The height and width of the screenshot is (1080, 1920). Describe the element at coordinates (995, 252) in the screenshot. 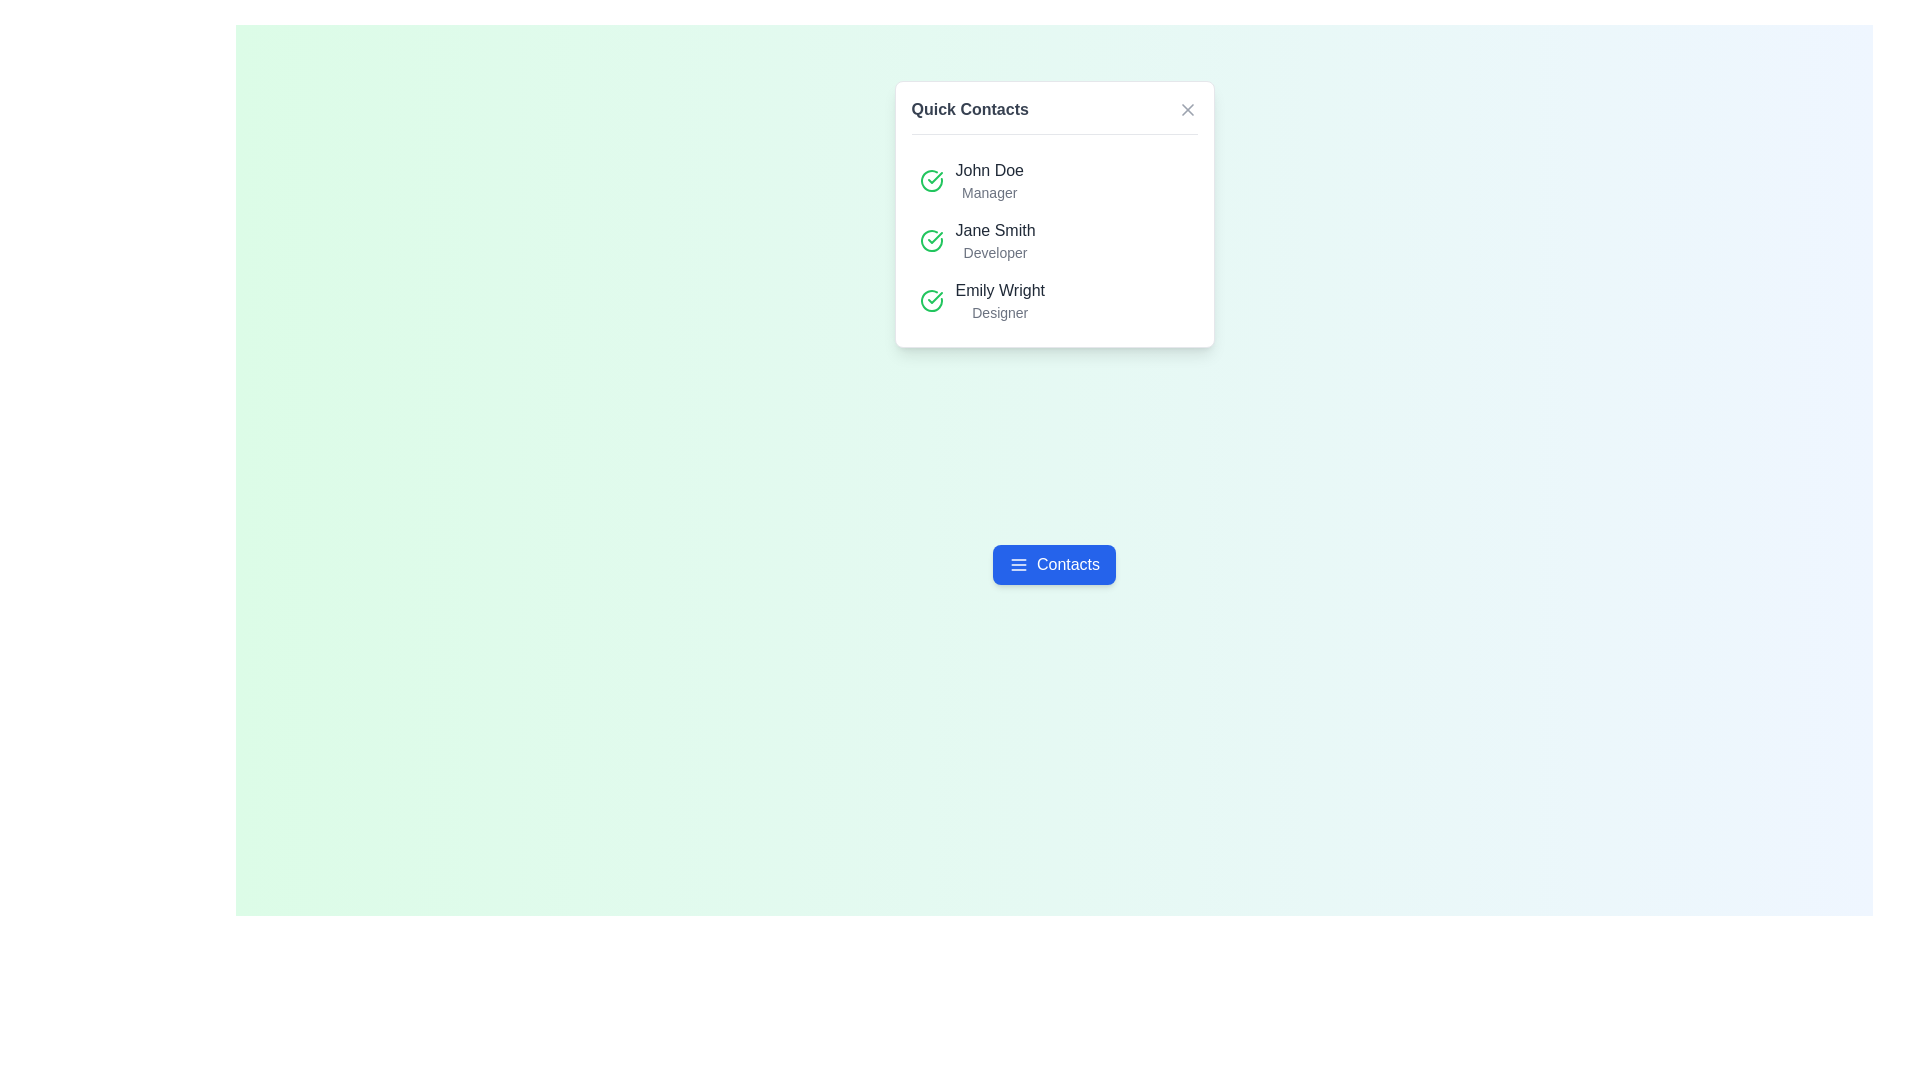

I see `the 'Developer' label located below 'Jane Smith' in the Quick Contacts list` at that location.